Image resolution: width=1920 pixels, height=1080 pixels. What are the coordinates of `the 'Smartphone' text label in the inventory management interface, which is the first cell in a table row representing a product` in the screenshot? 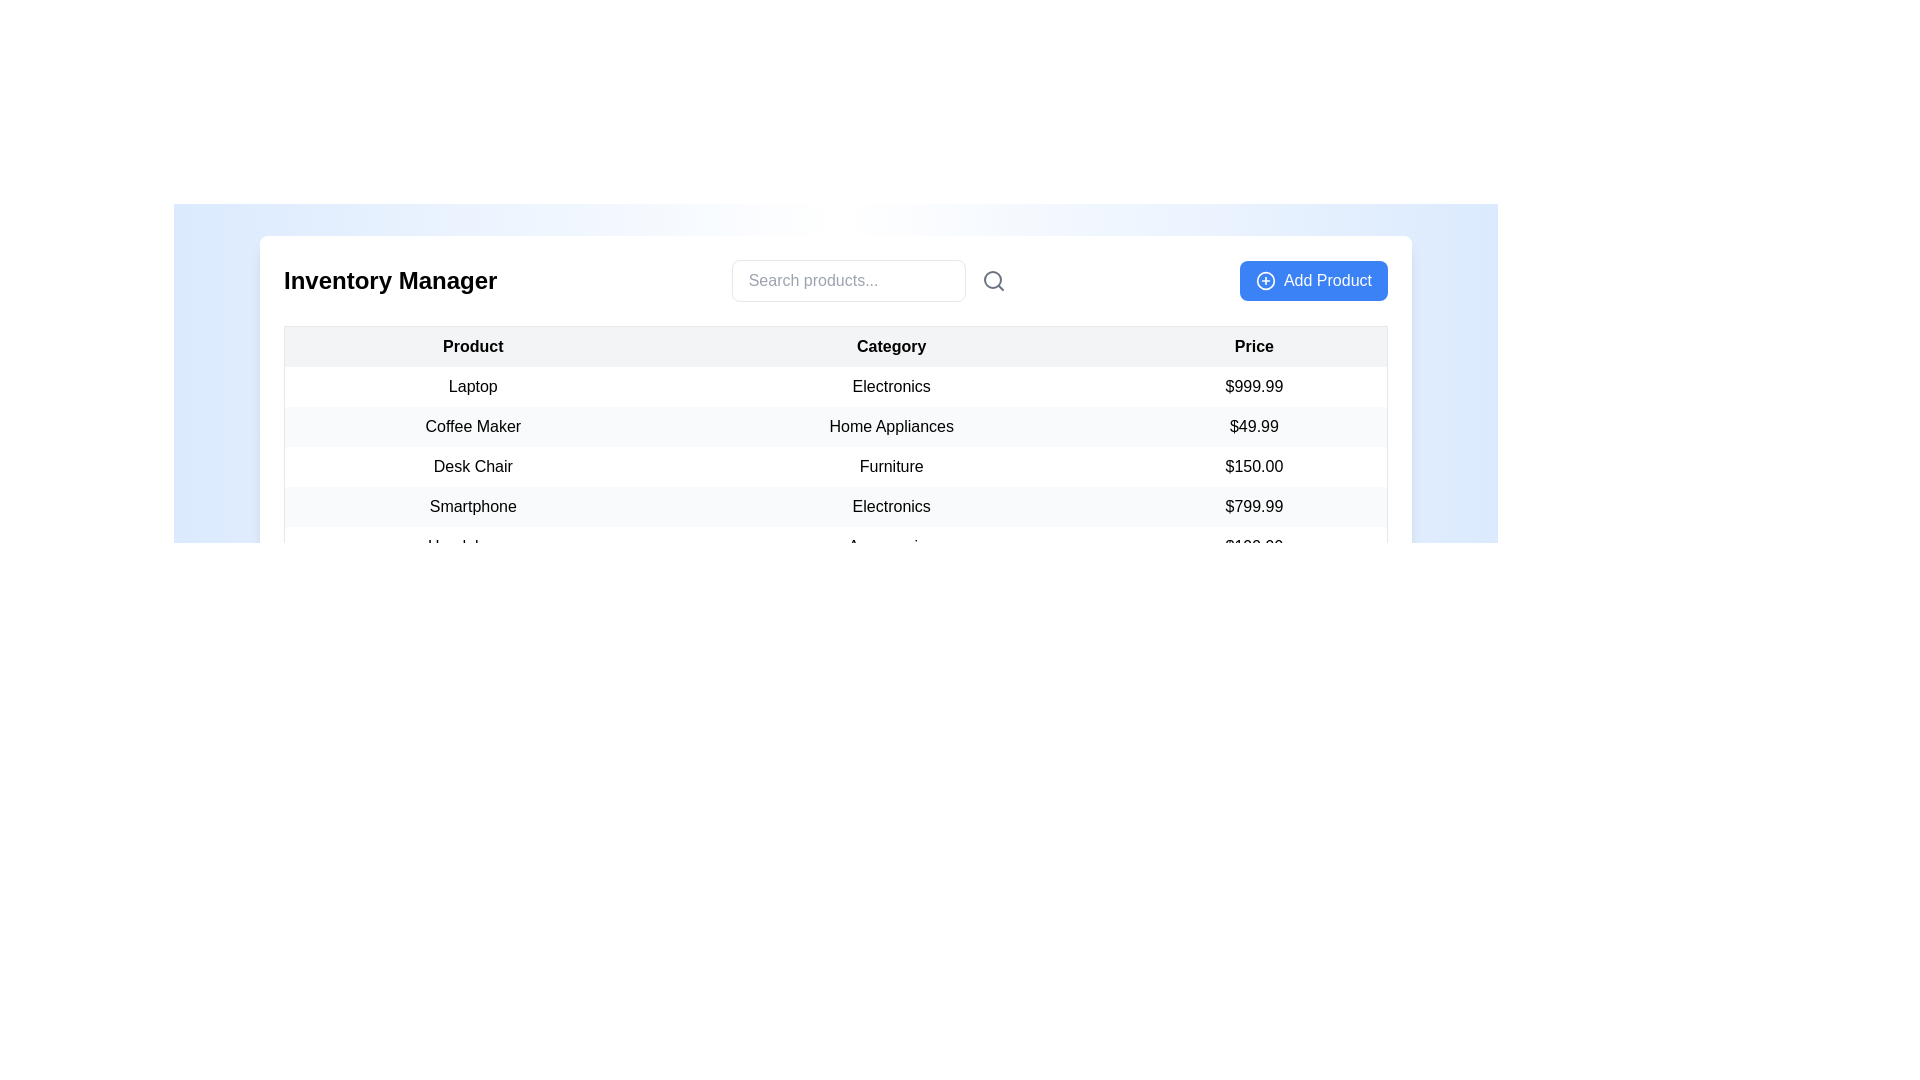 It's located at (472, 505).